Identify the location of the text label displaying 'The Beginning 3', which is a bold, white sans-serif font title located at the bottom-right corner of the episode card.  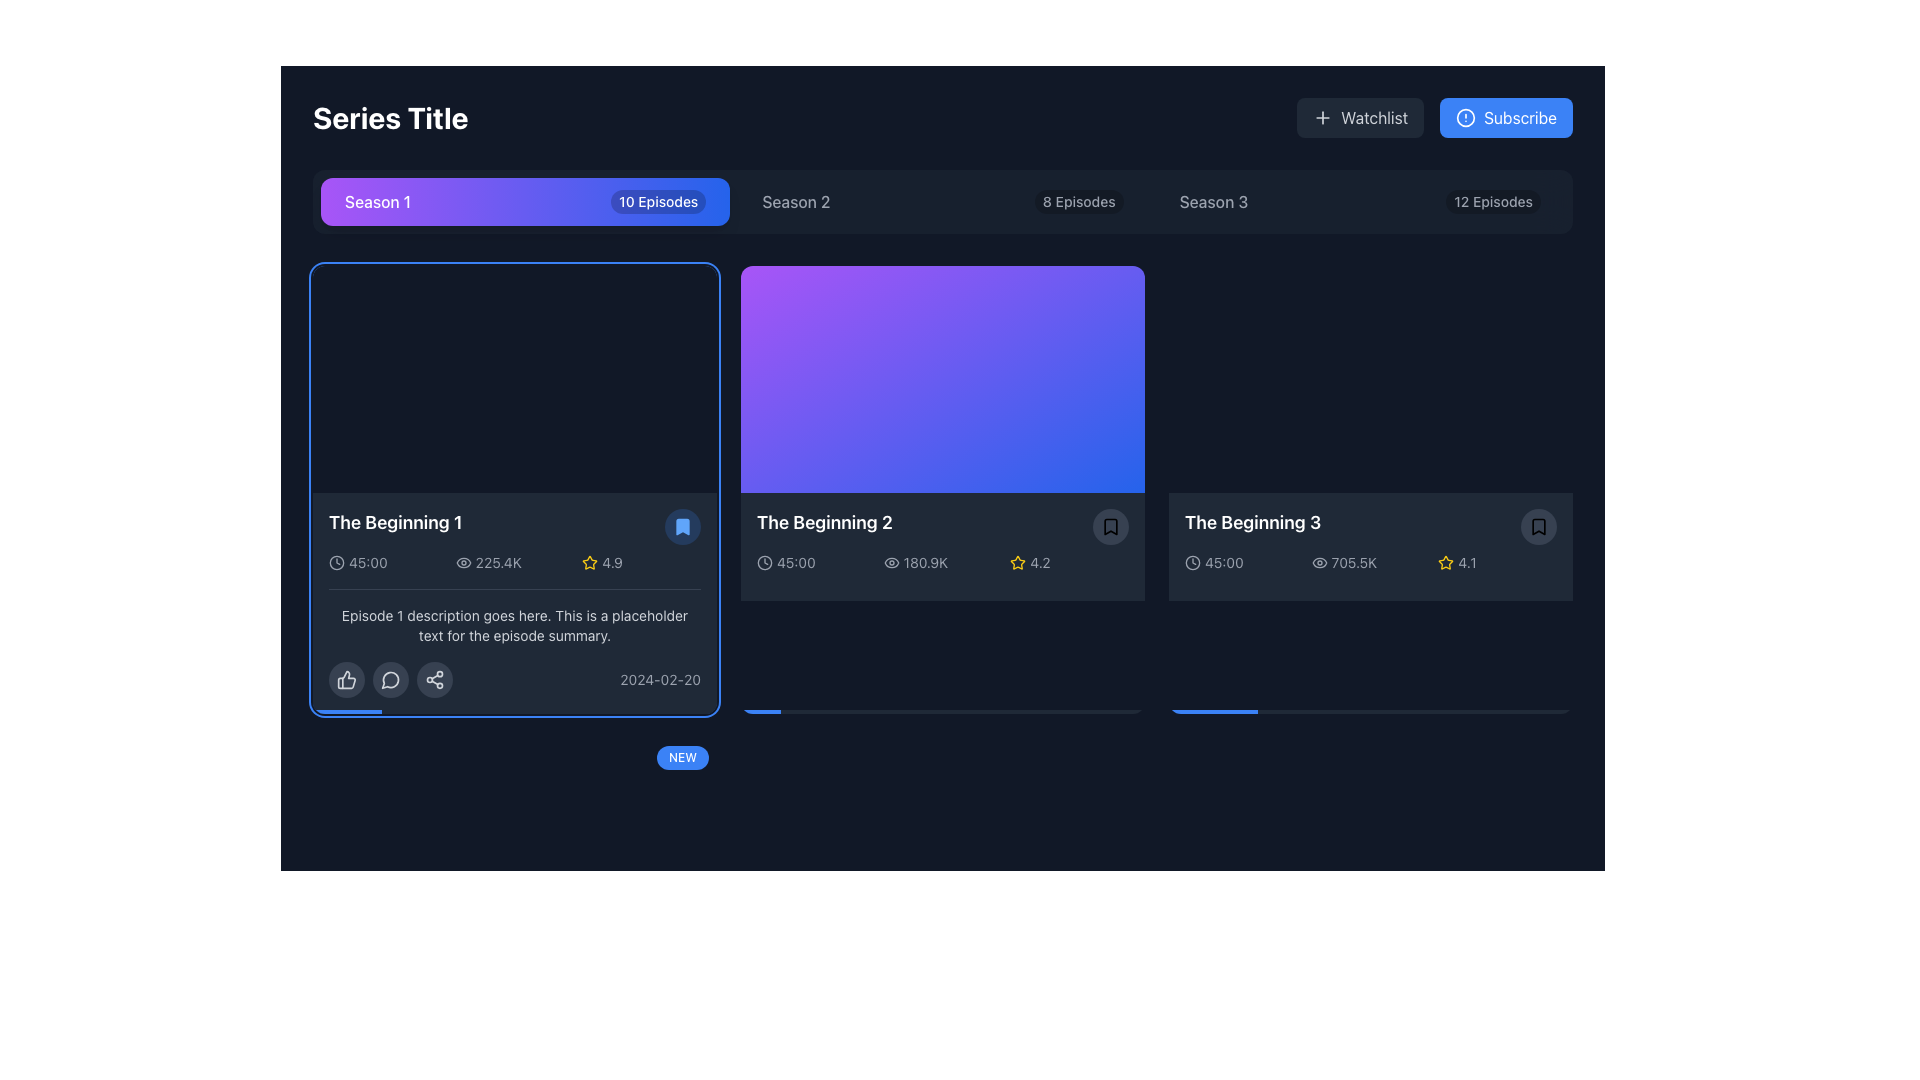
(1252, 522).